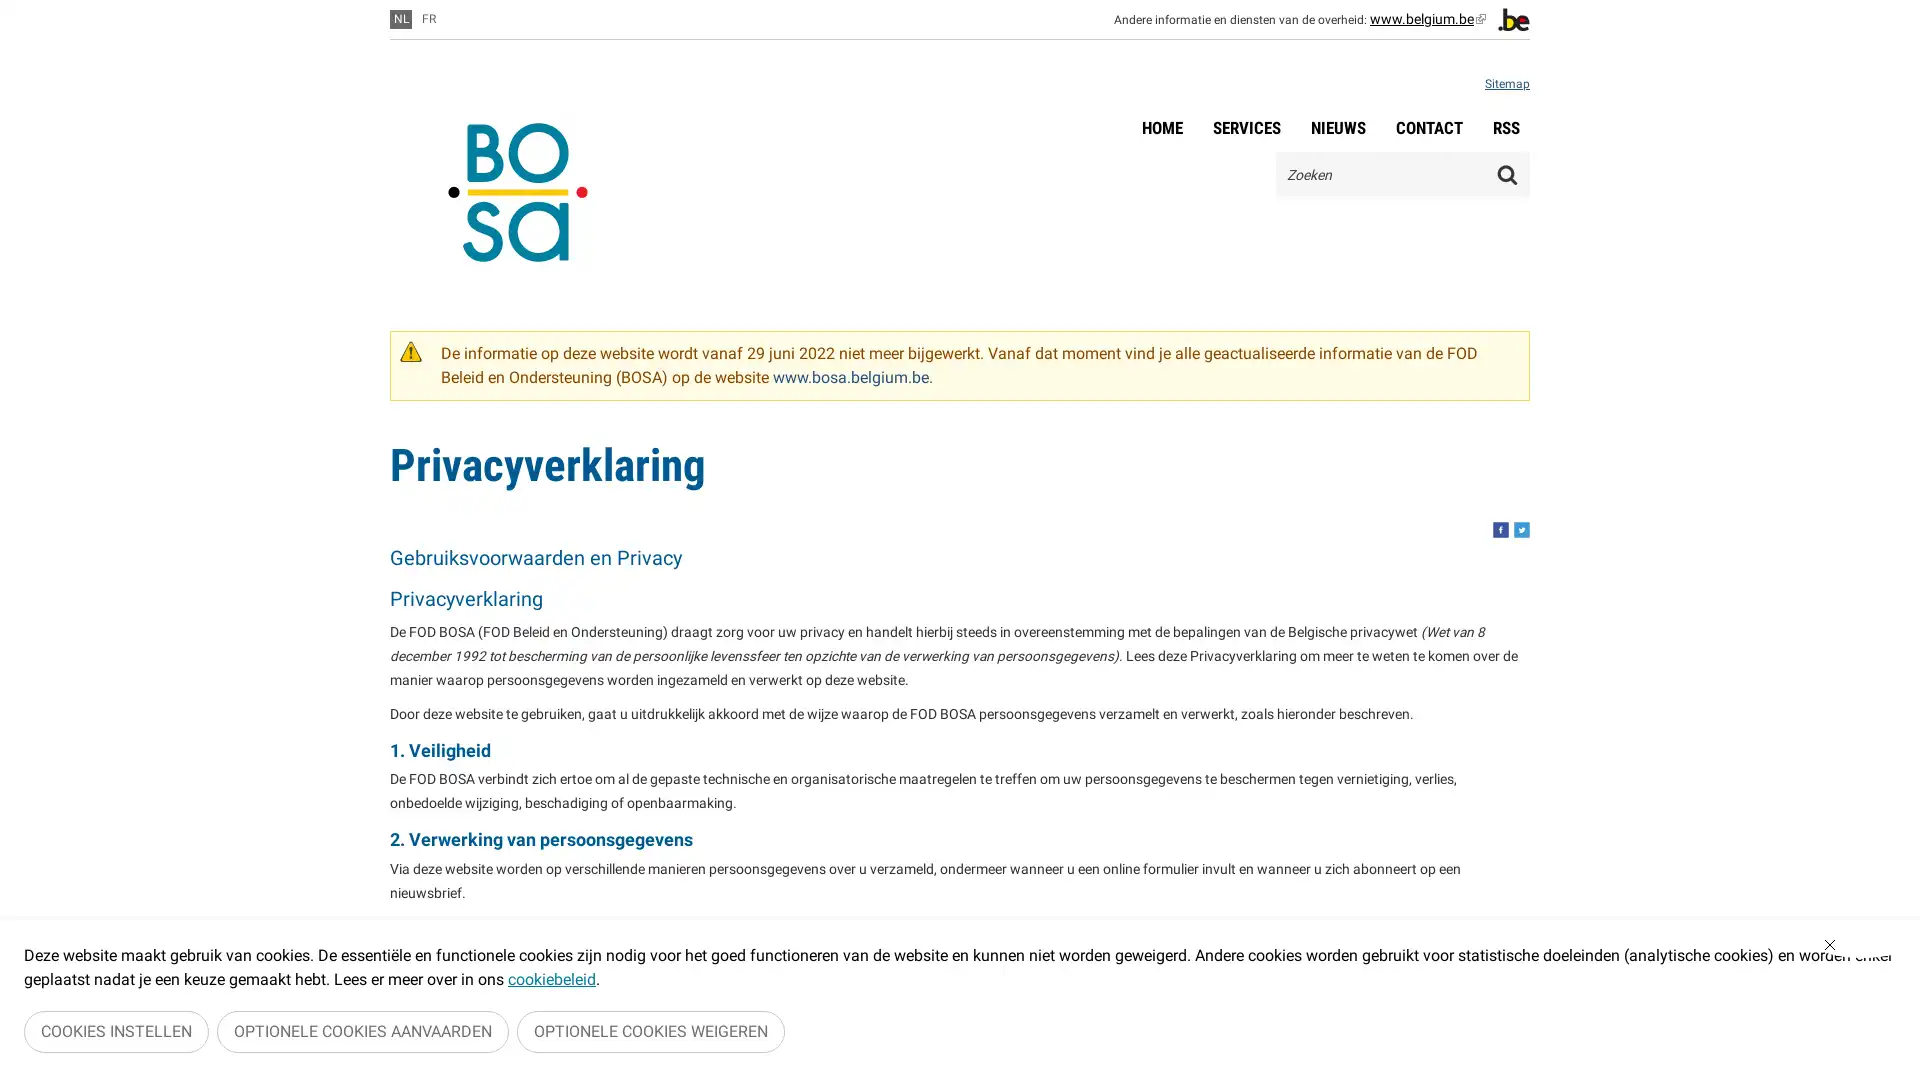 This screenshot has width=1920, height=1080. Describe the element at coordinates (1501, 528) in the screenshot. I see `Share this, facebook. This button opens a new window` at that location.